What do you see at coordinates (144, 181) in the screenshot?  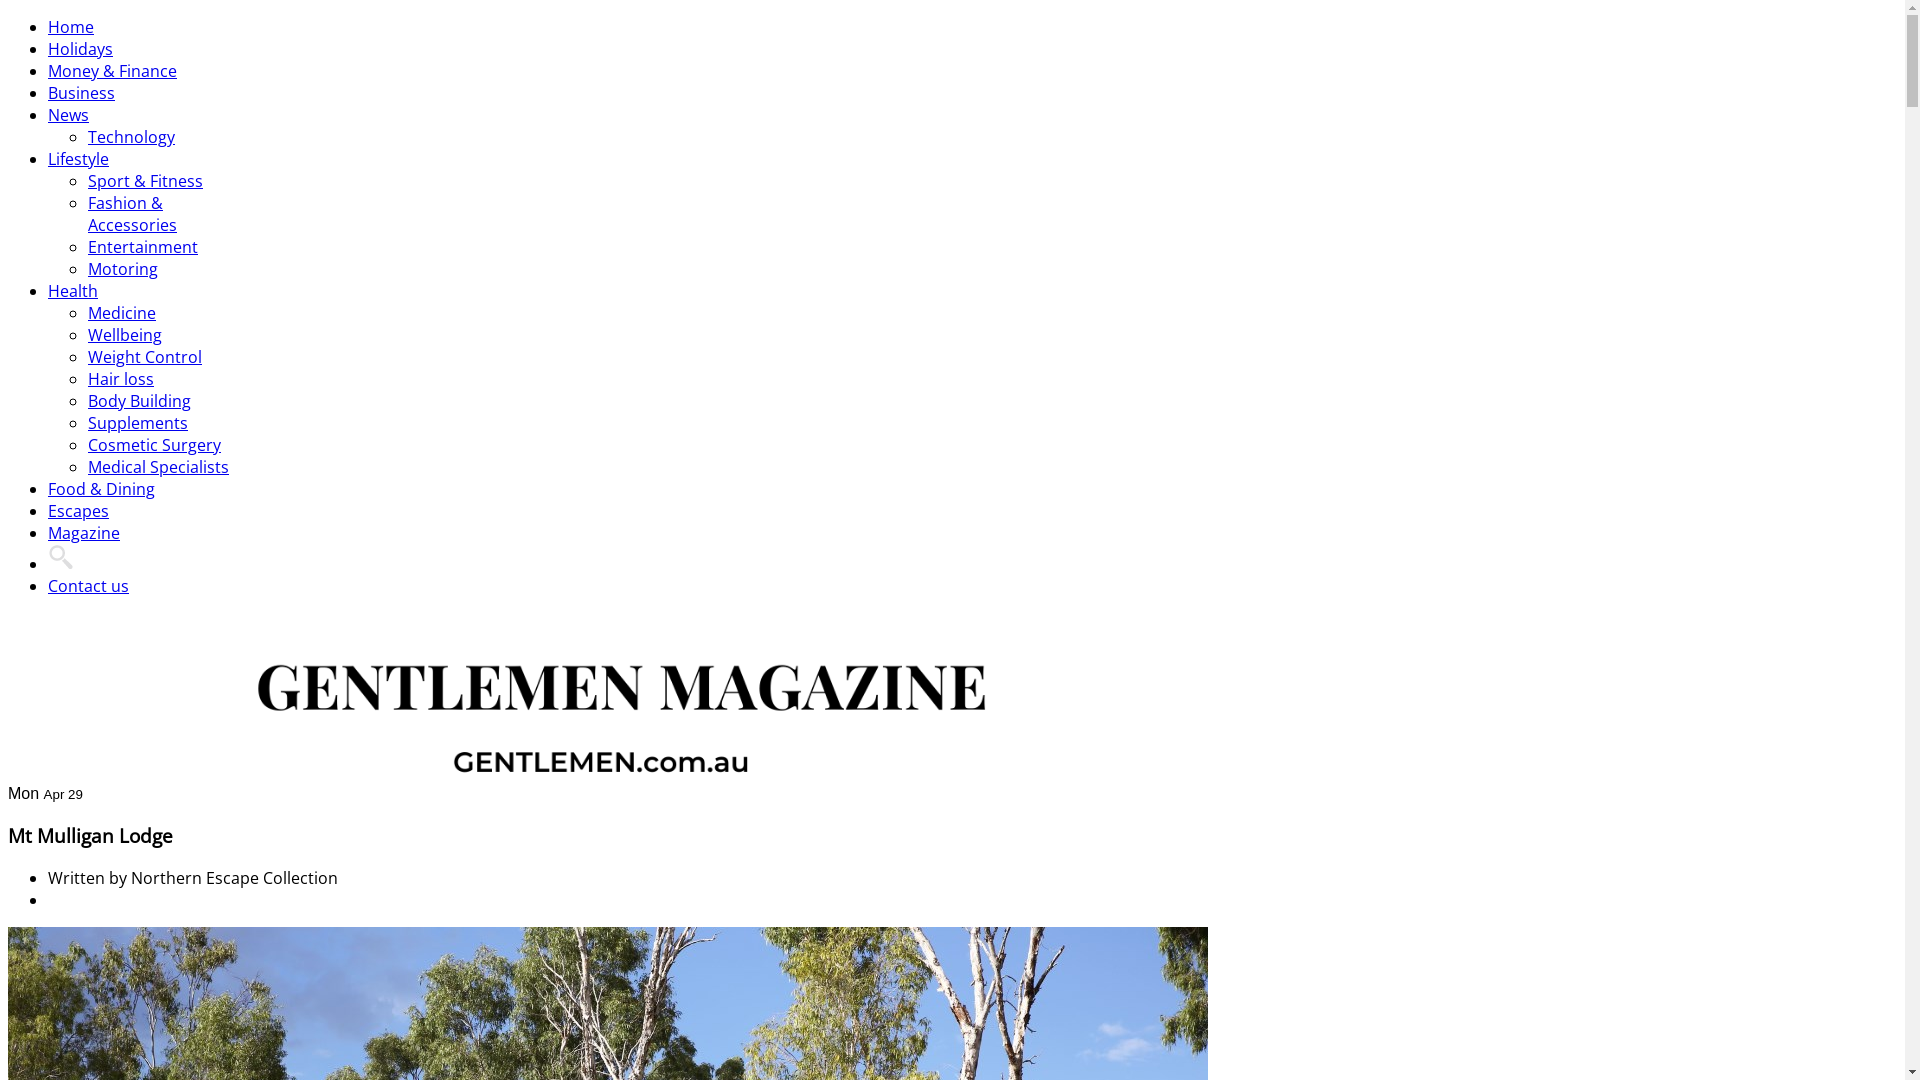 I see `'Sport & Fitness'` at bounding box center [144, 181].